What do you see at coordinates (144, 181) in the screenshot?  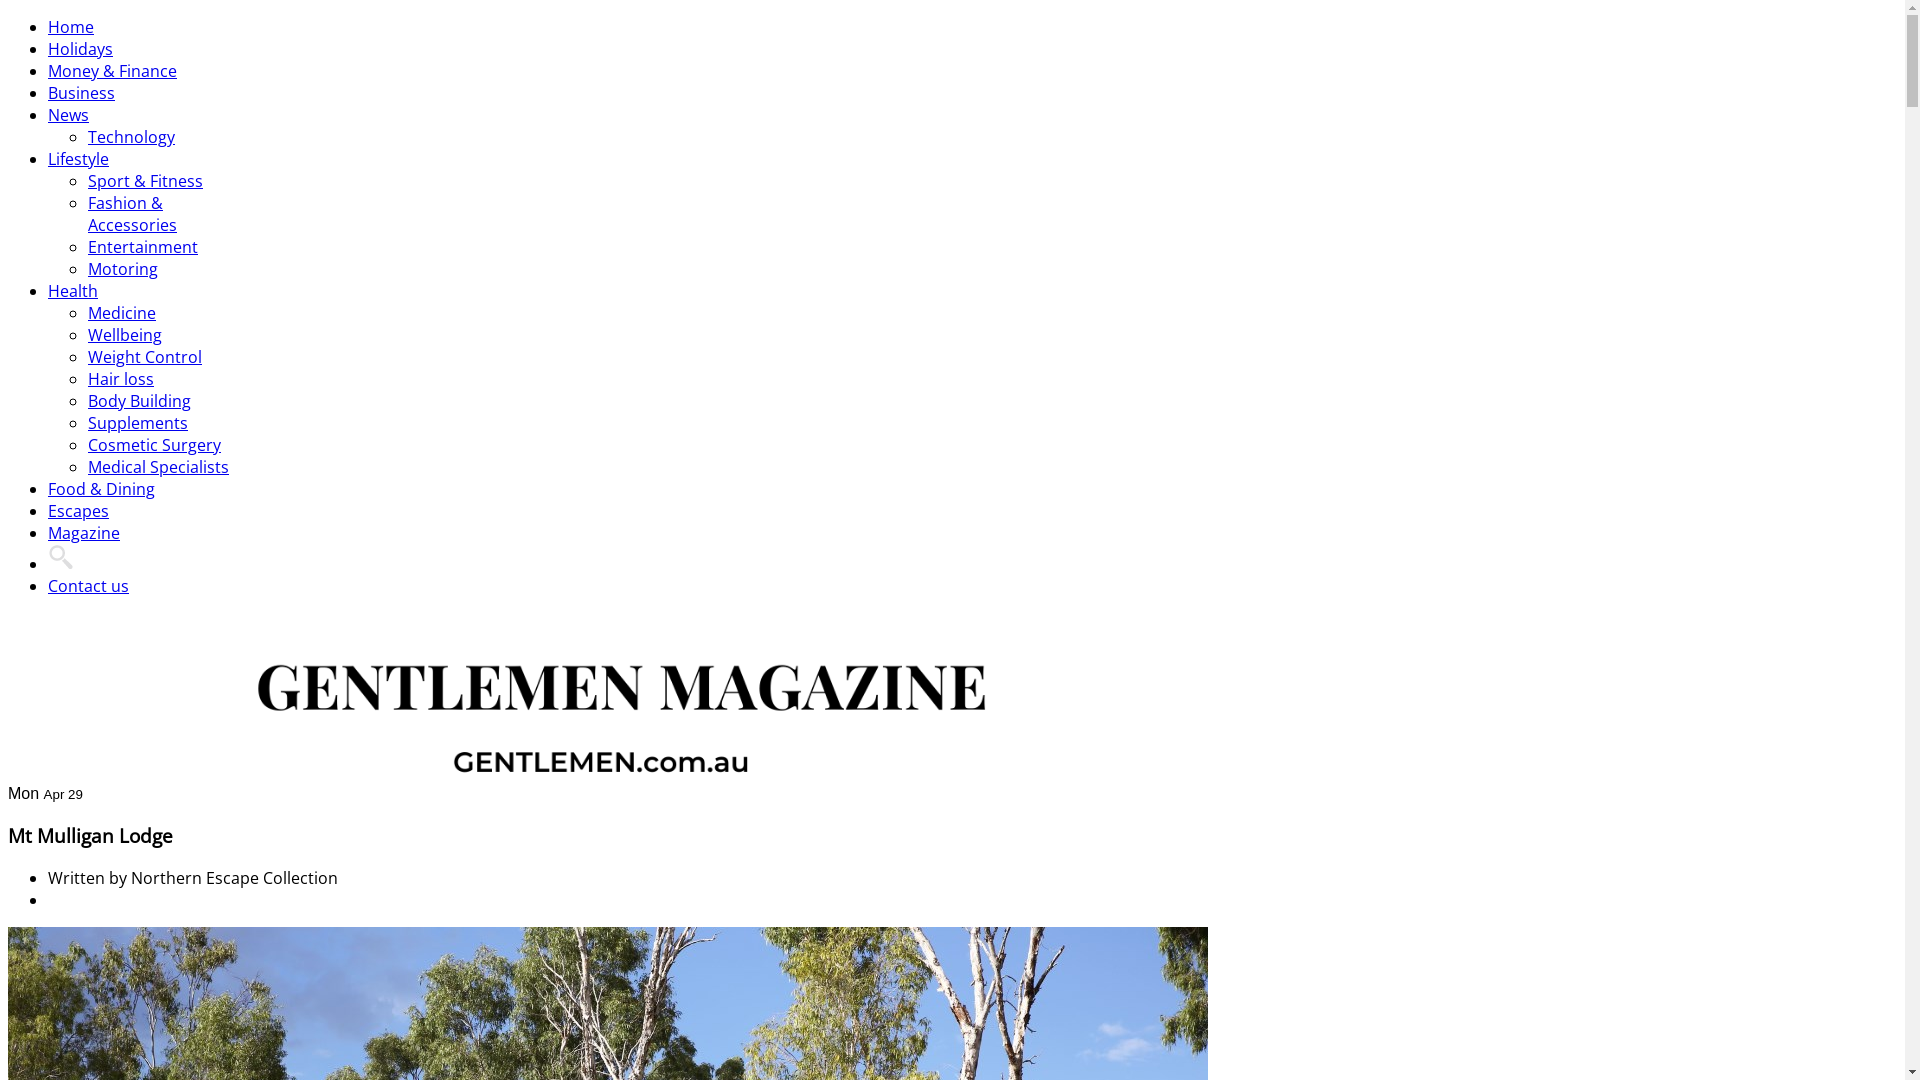 I see `'Sport & Fitness'` at bounding box center [144, 181].